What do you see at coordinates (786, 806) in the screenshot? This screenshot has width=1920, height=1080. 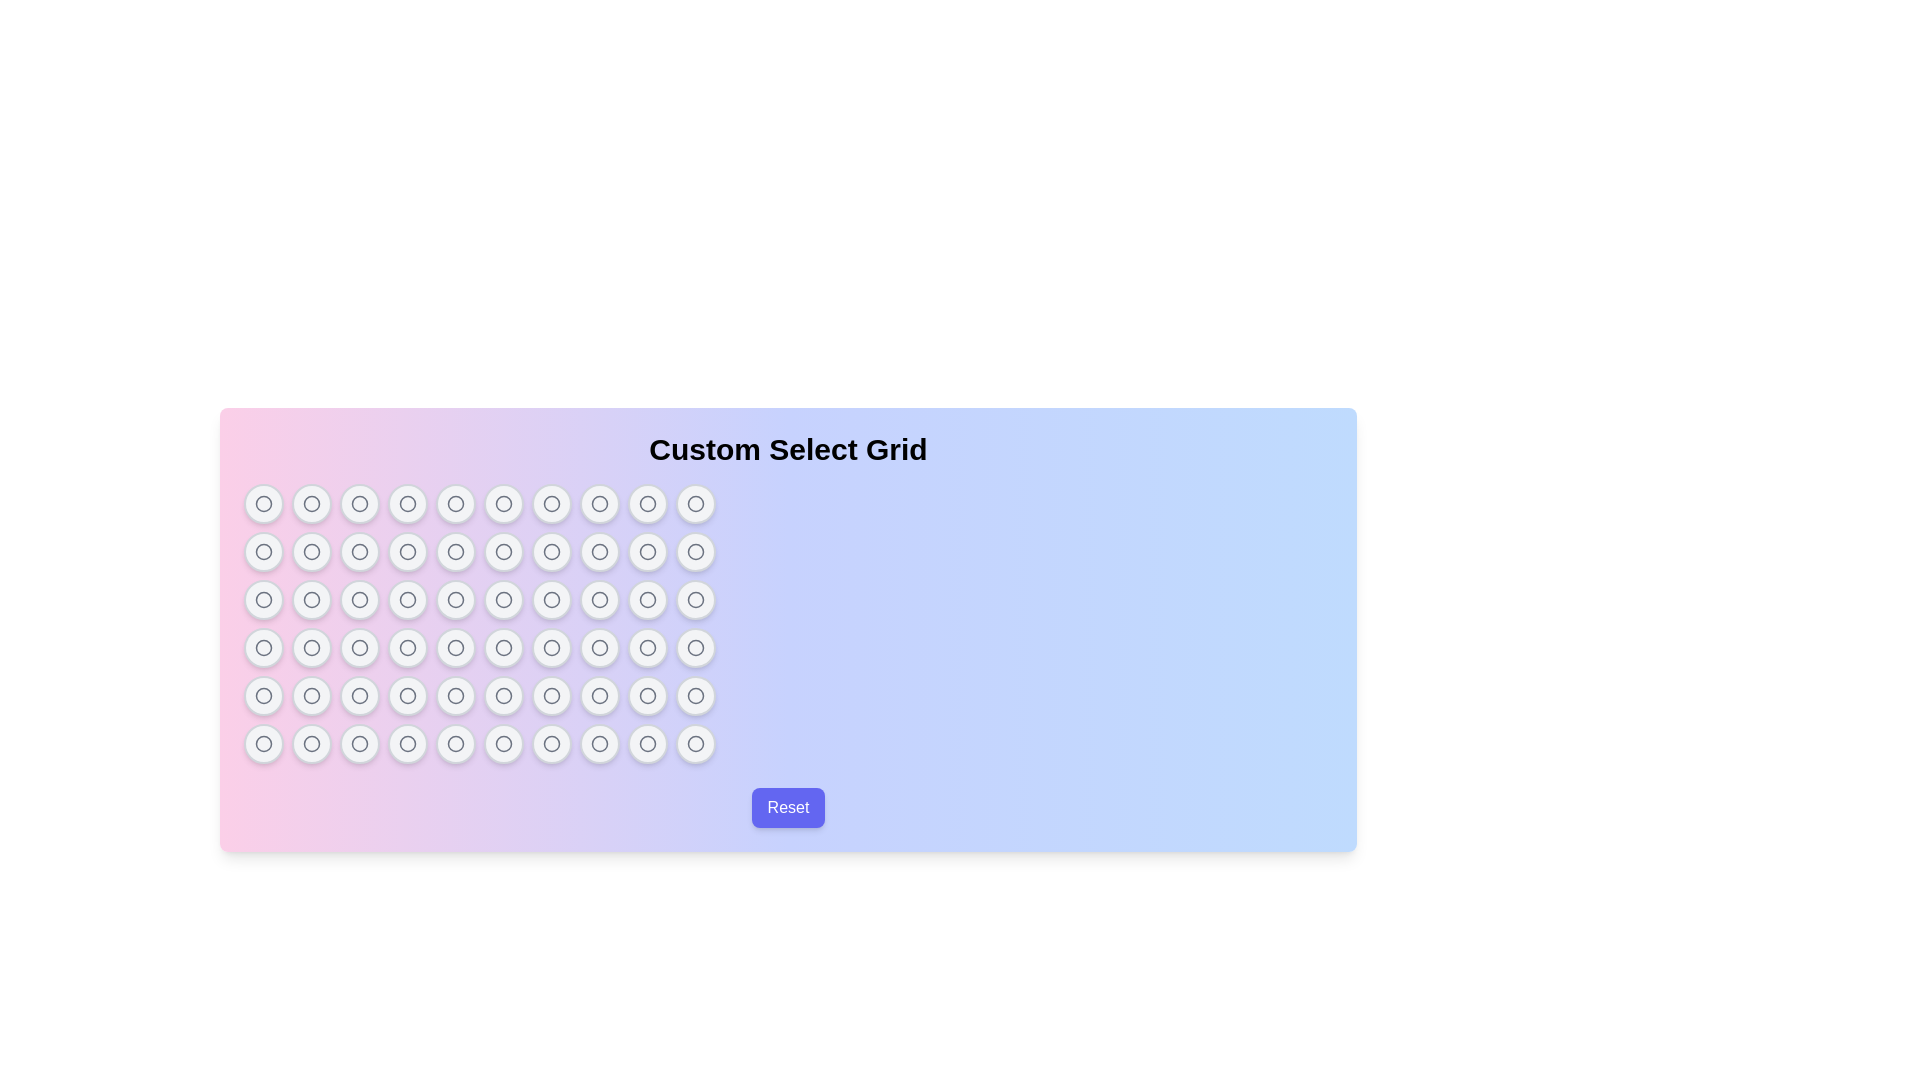 I see `the reset button to reset all grid cells to their default state` at bounding box center [786, 806].